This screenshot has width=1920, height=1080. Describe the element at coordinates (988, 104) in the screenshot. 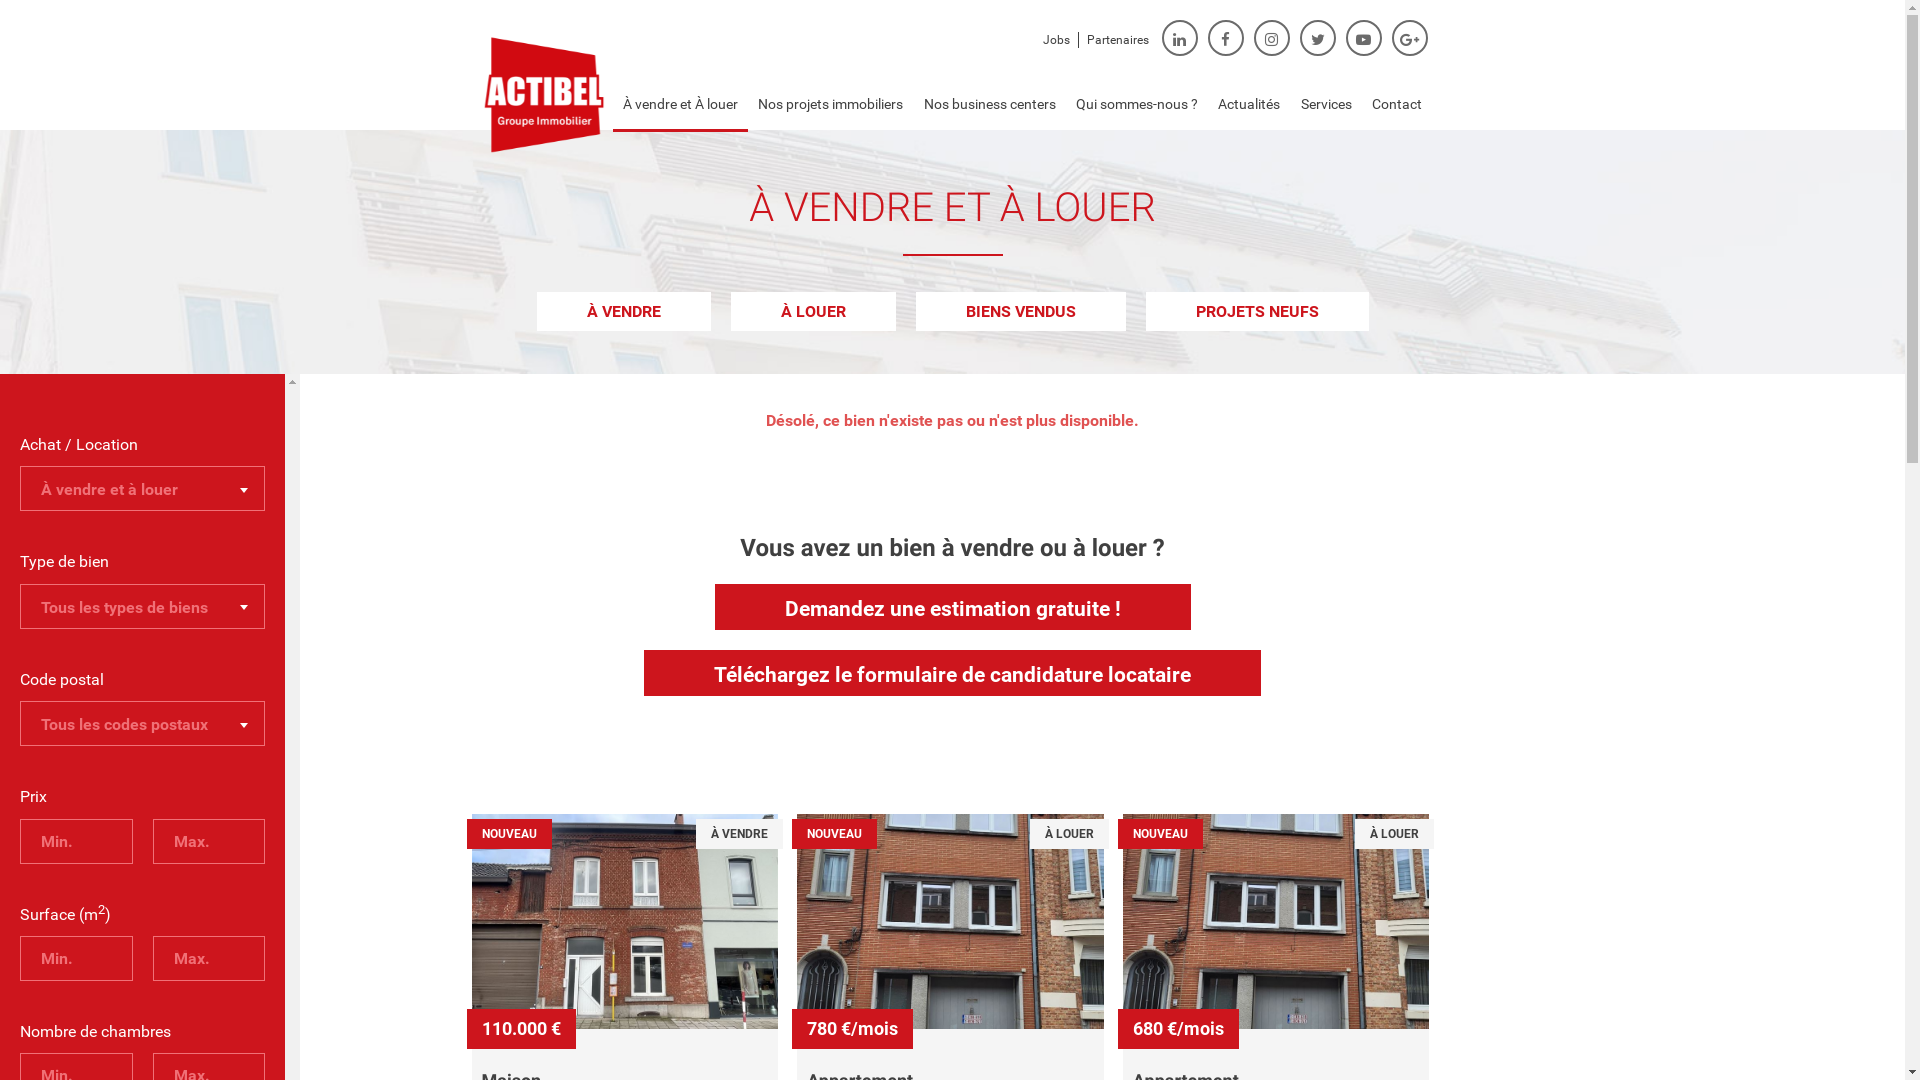

I see `'Nos business centers'` at that location.